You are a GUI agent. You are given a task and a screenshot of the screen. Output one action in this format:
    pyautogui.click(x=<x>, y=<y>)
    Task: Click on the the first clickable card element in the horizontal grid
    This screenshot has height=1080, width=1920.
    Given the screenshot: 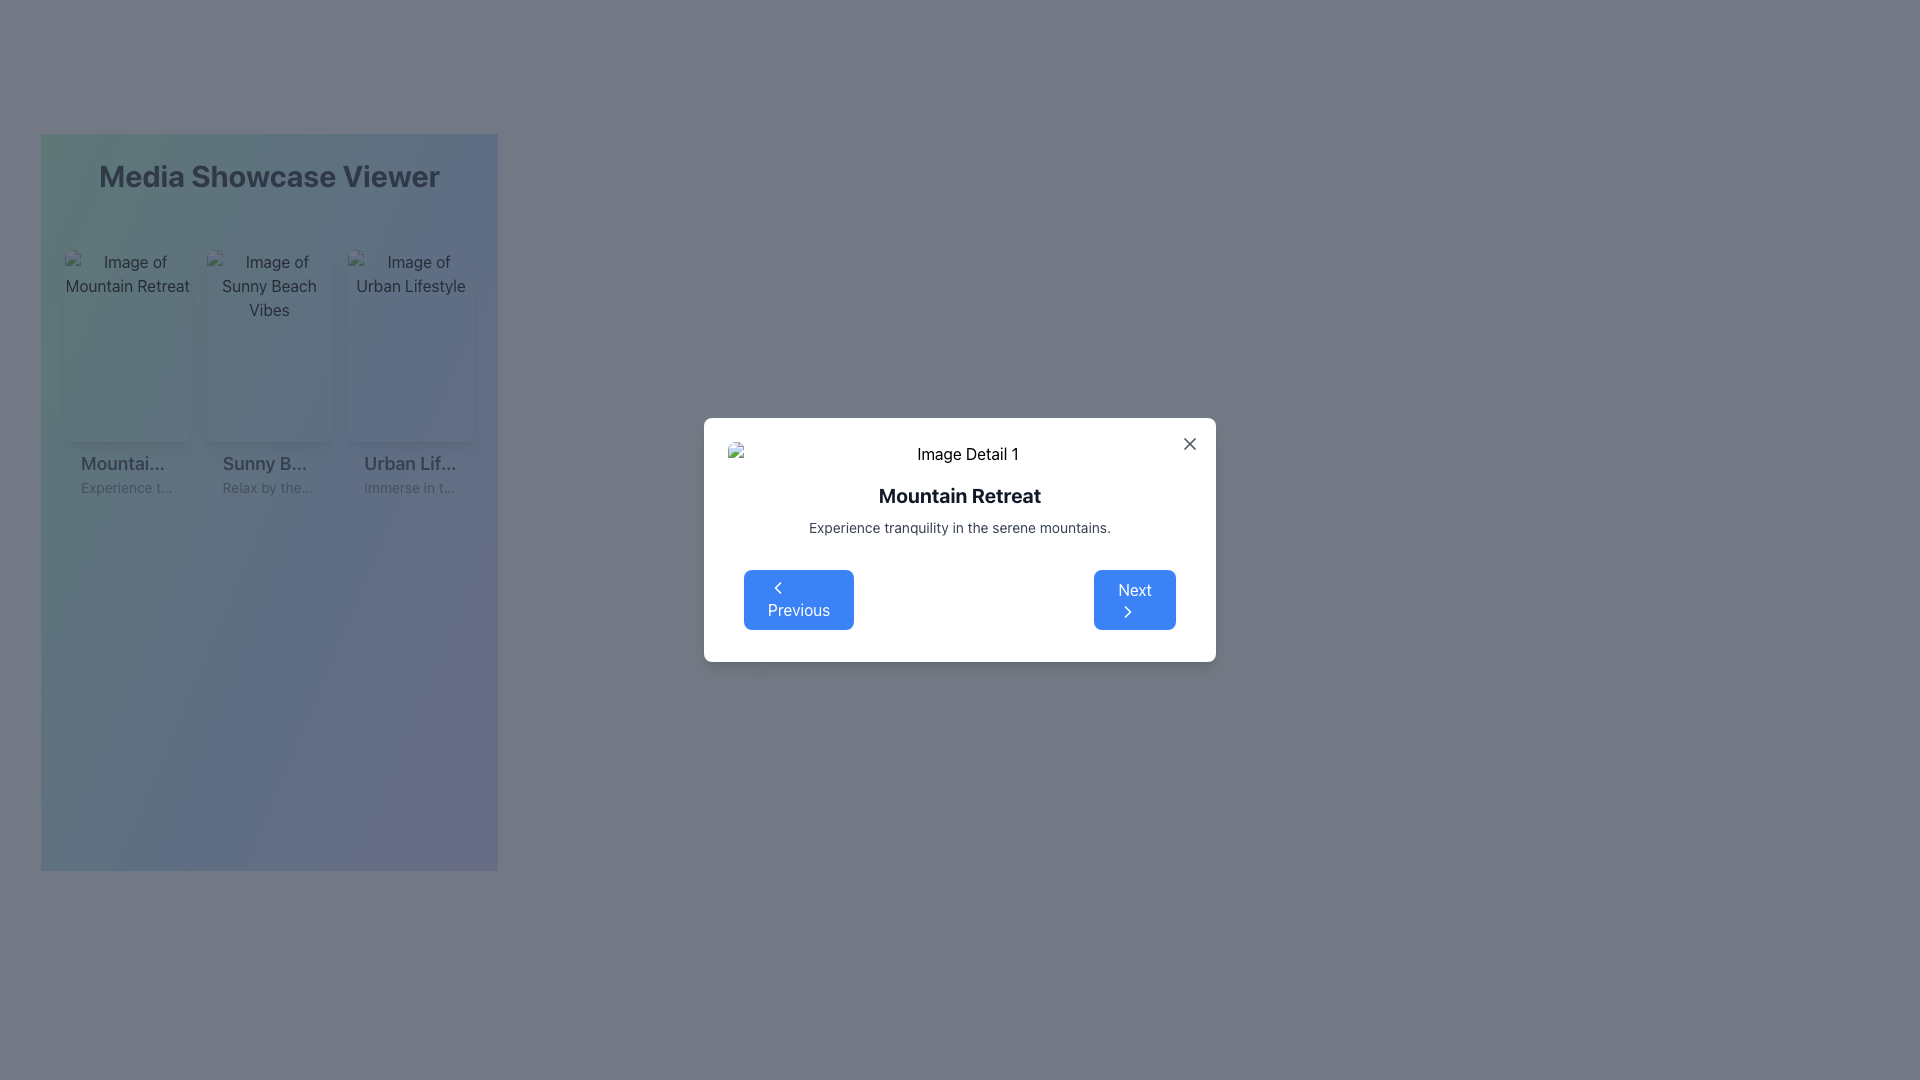 What is the action you would take?
    pyautogui.click(x=126, y=378)
    